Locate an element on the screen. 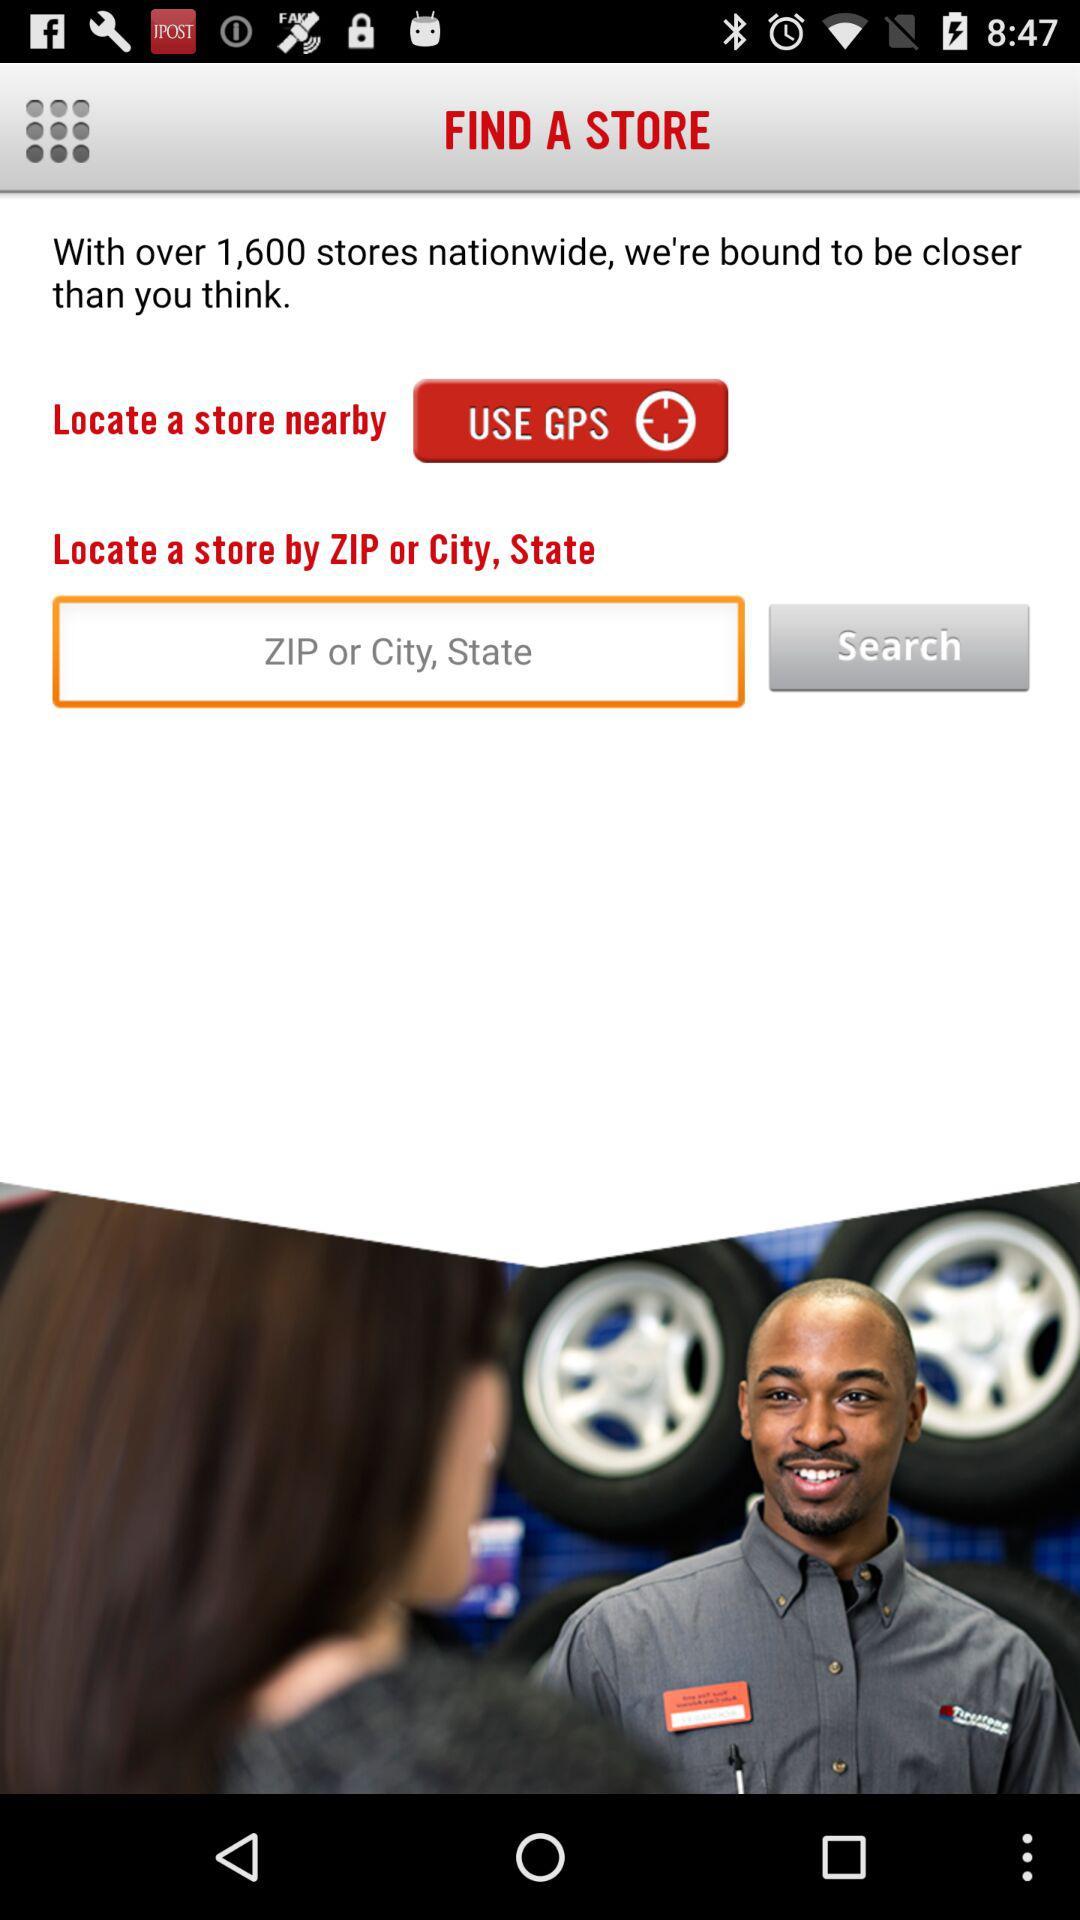 This screenshot has width=1080, height=1920. the search field is located at coordinates (398, 657).